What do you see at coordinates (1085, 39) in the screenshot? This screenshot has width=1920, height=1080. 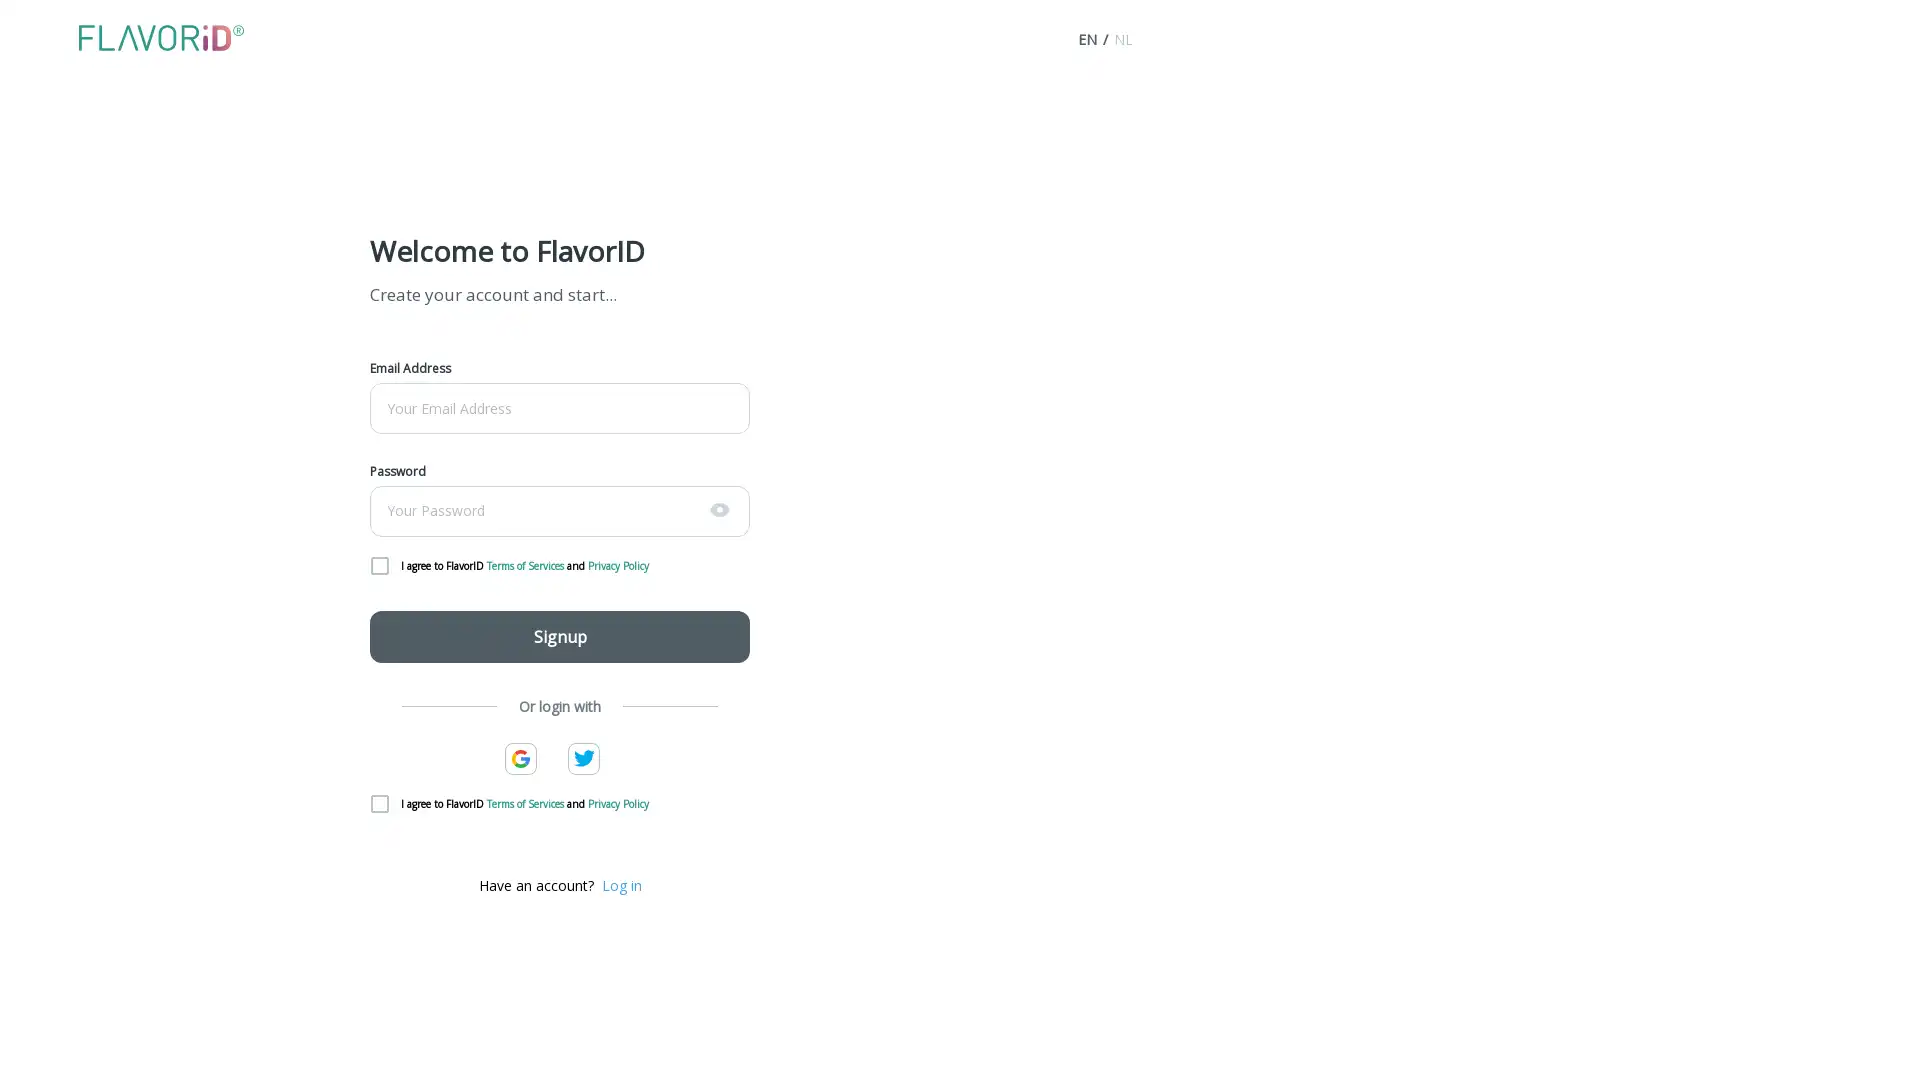 I see `EN` at bounding box center [1085, 39].